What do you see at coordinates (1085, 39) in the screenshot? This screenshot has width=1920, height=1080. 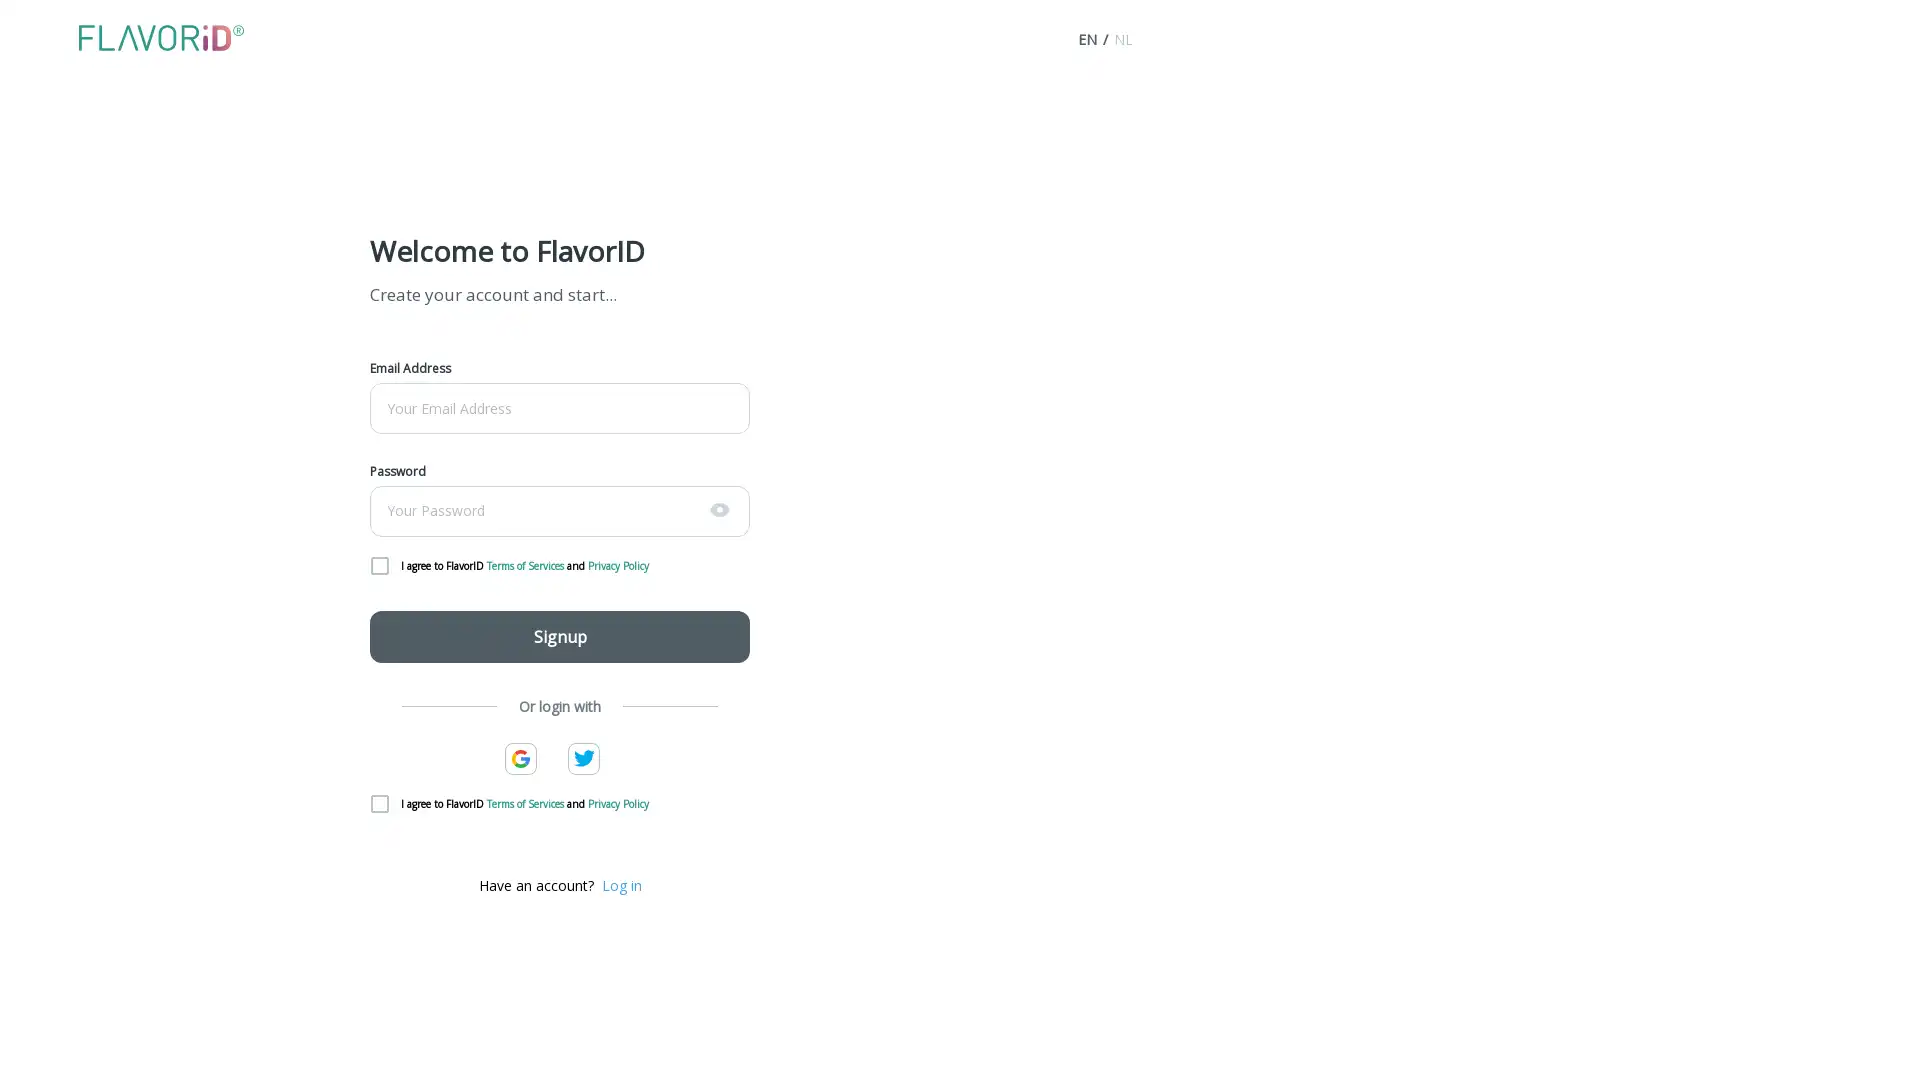 I see `EN` at bounding box center [1085, 39].